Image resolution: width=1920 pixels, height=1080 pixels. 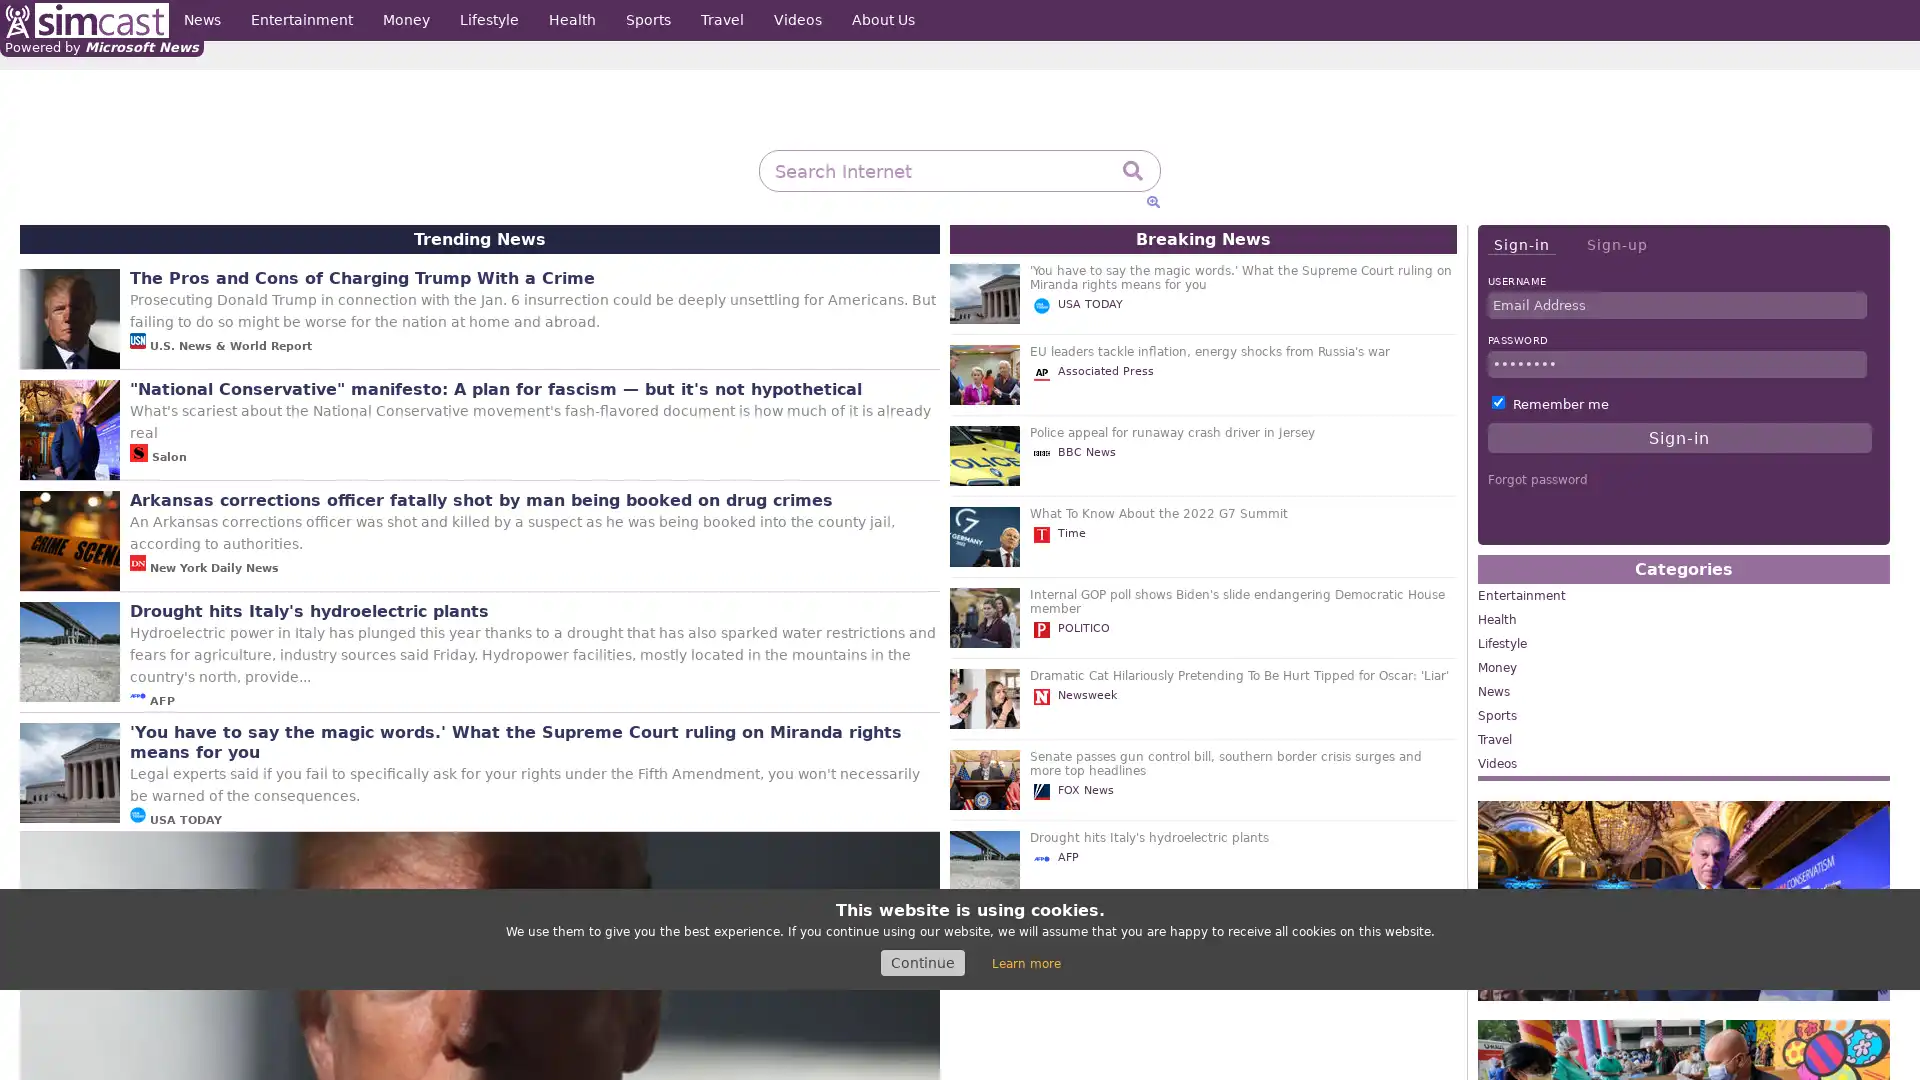 I want to click on Sign-up, so click(x=1616, y=244).